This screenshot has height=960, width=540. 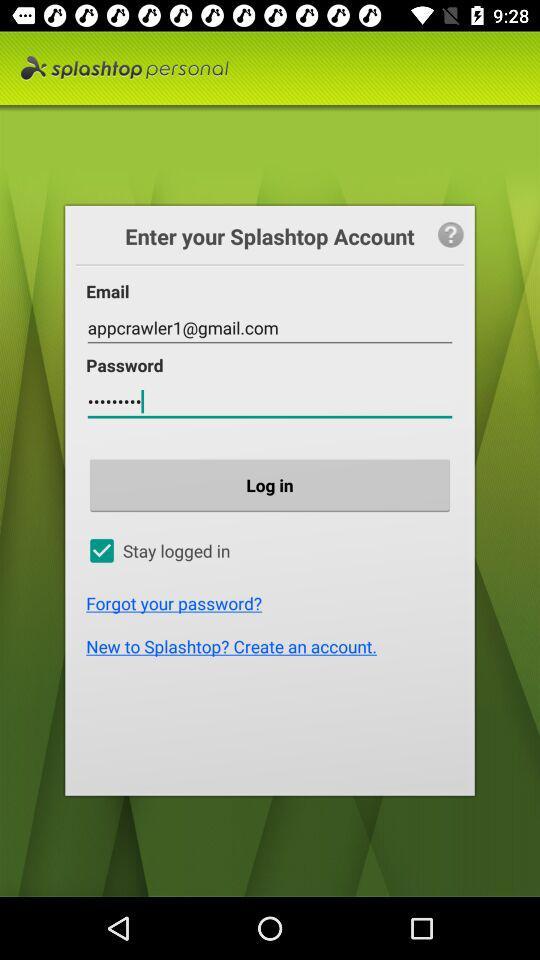 I want to click on text field below the text password, so click(x=270, y=401).